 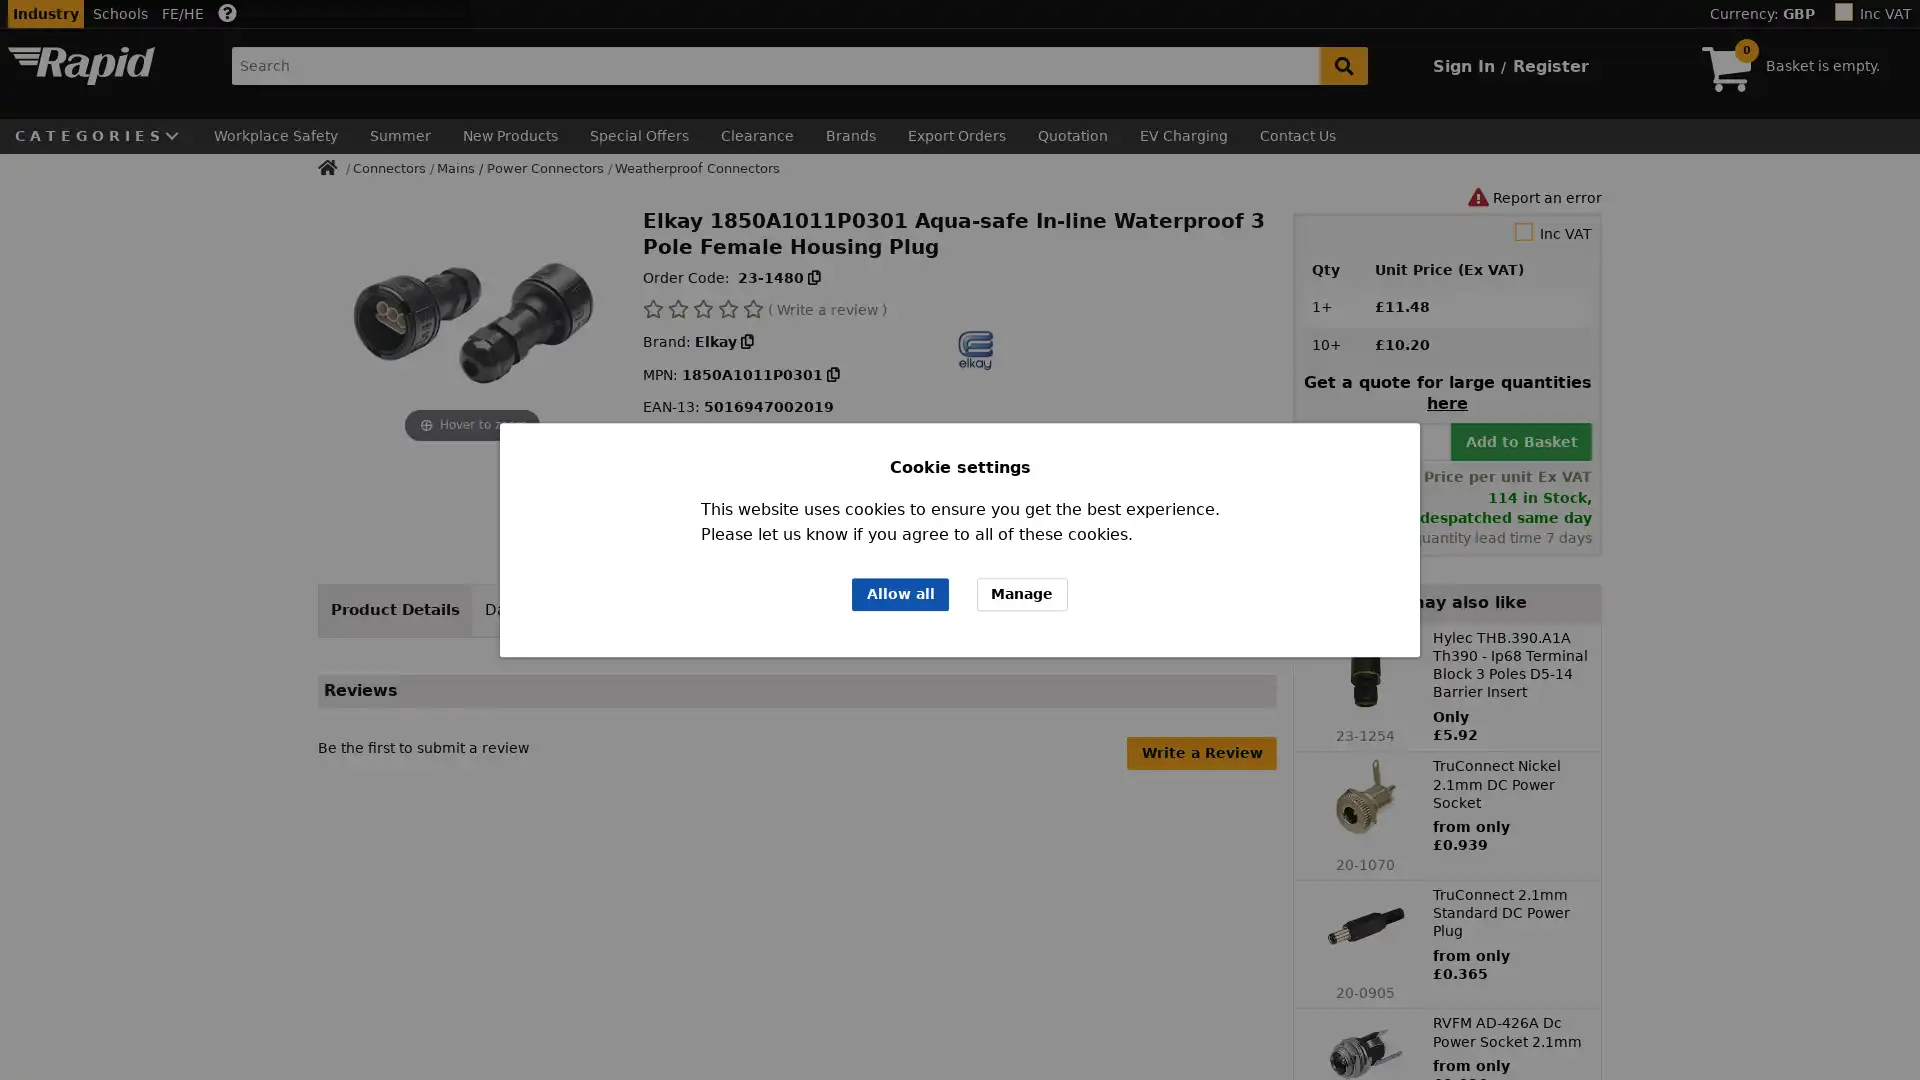 What do you see at coordinates (1520, 439) in the screenshot?
I see `Add to Basket` at bounding box center [1520, 439].